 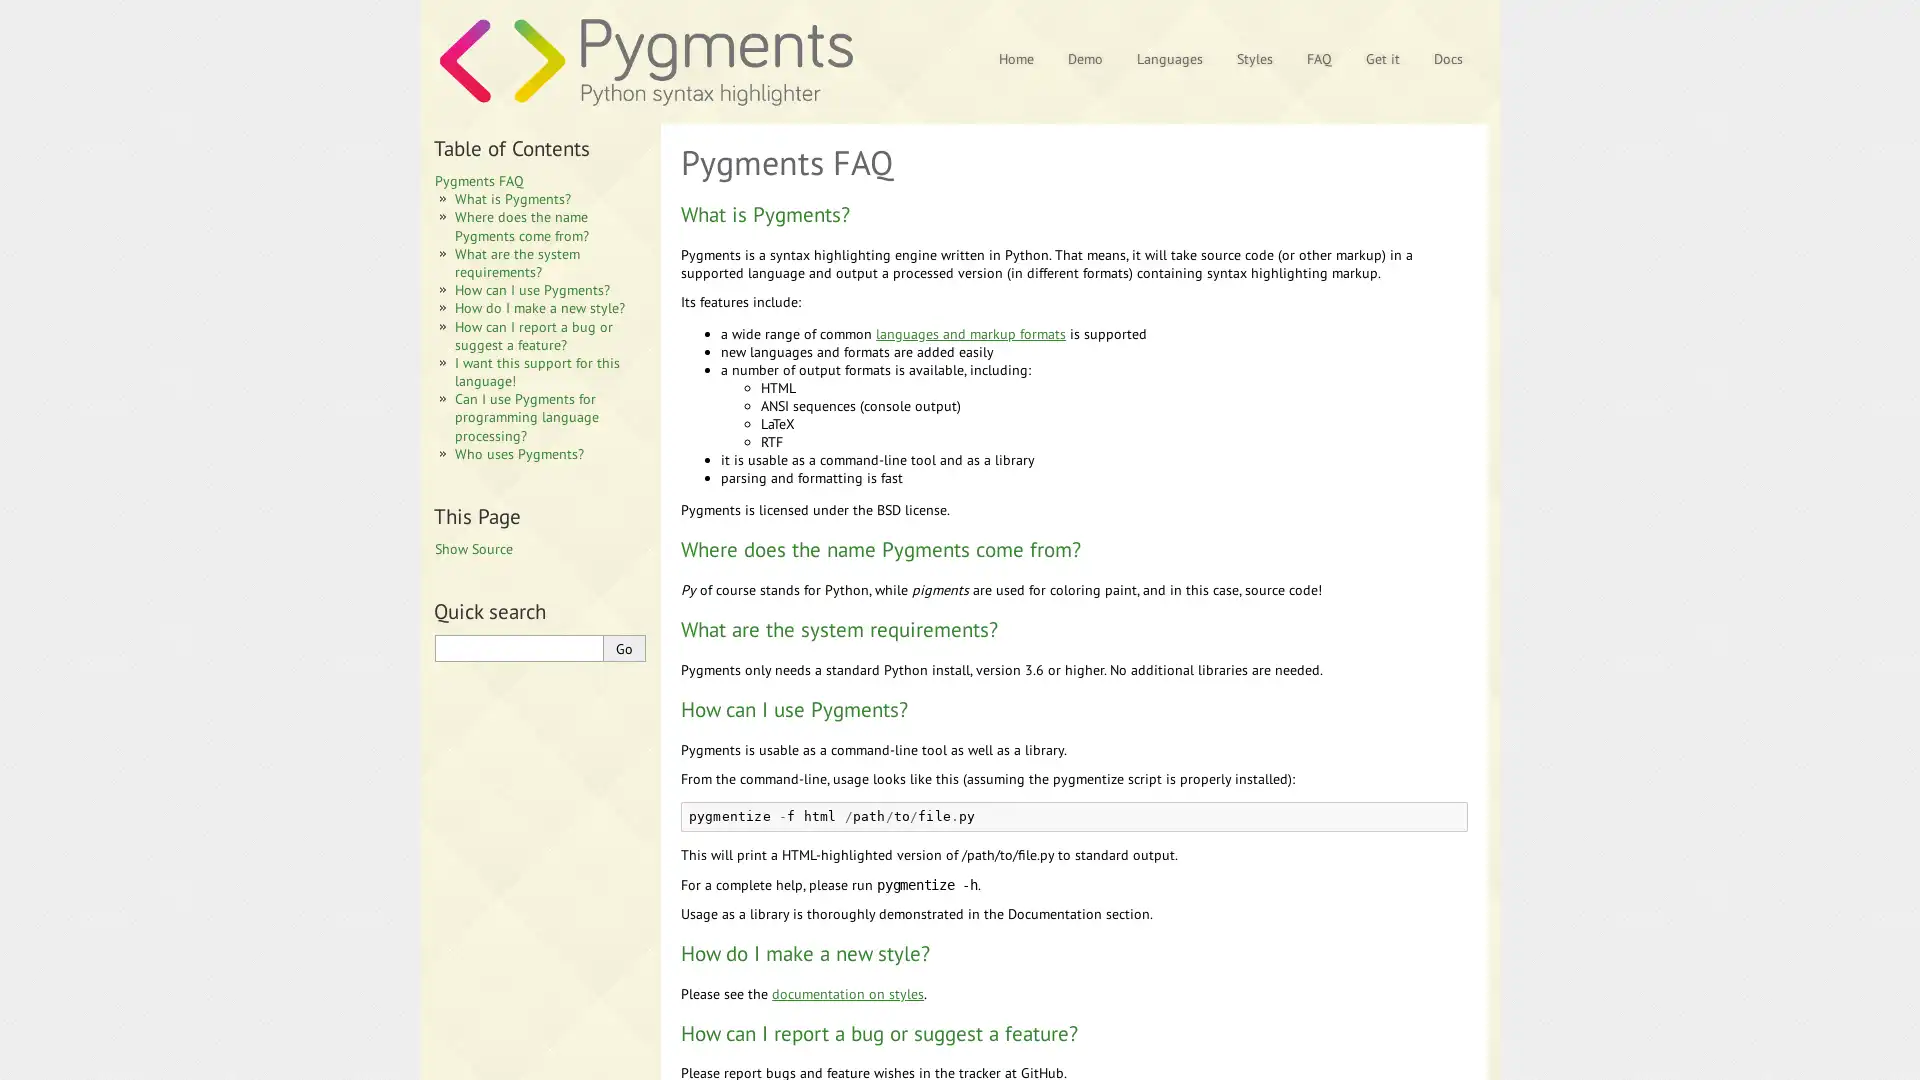 I want to click on Go, so click(x=623, y=648).